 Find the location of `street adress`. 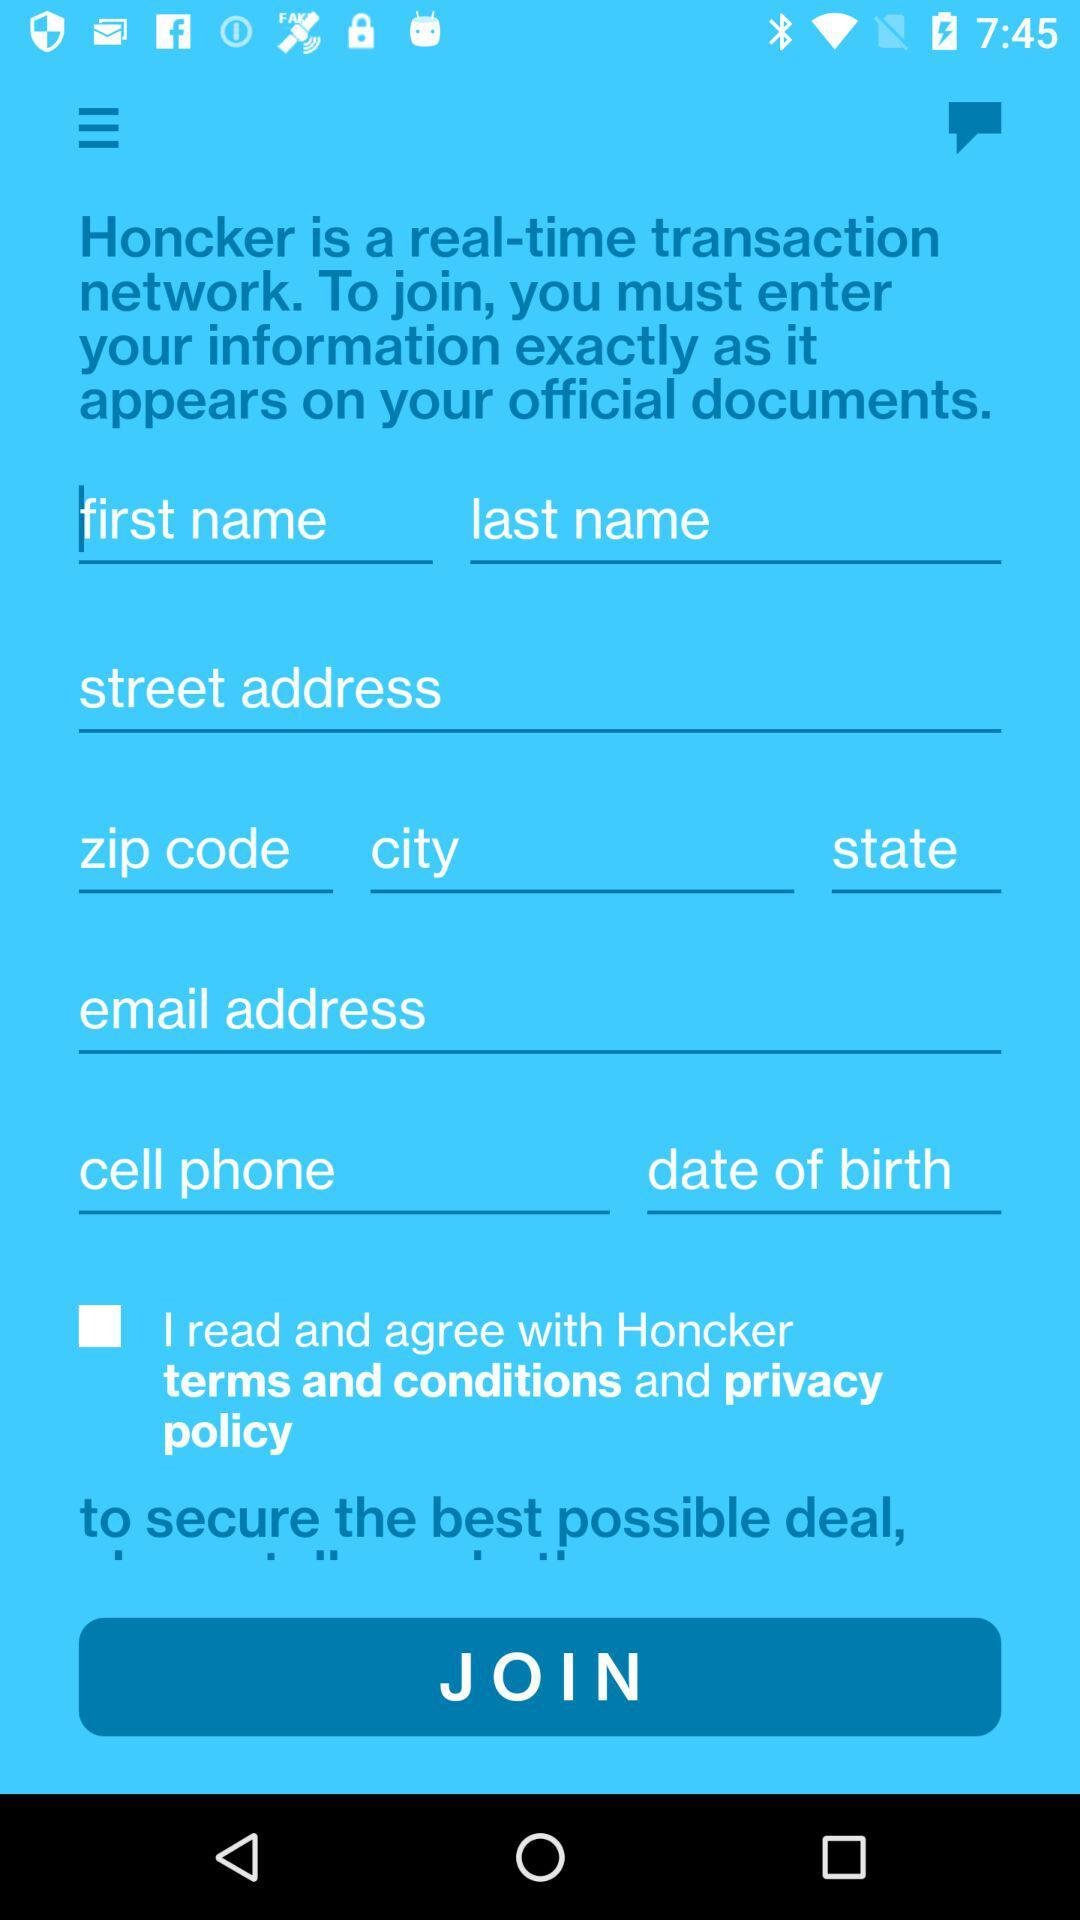

street adress is located at coordinates (540, 687).